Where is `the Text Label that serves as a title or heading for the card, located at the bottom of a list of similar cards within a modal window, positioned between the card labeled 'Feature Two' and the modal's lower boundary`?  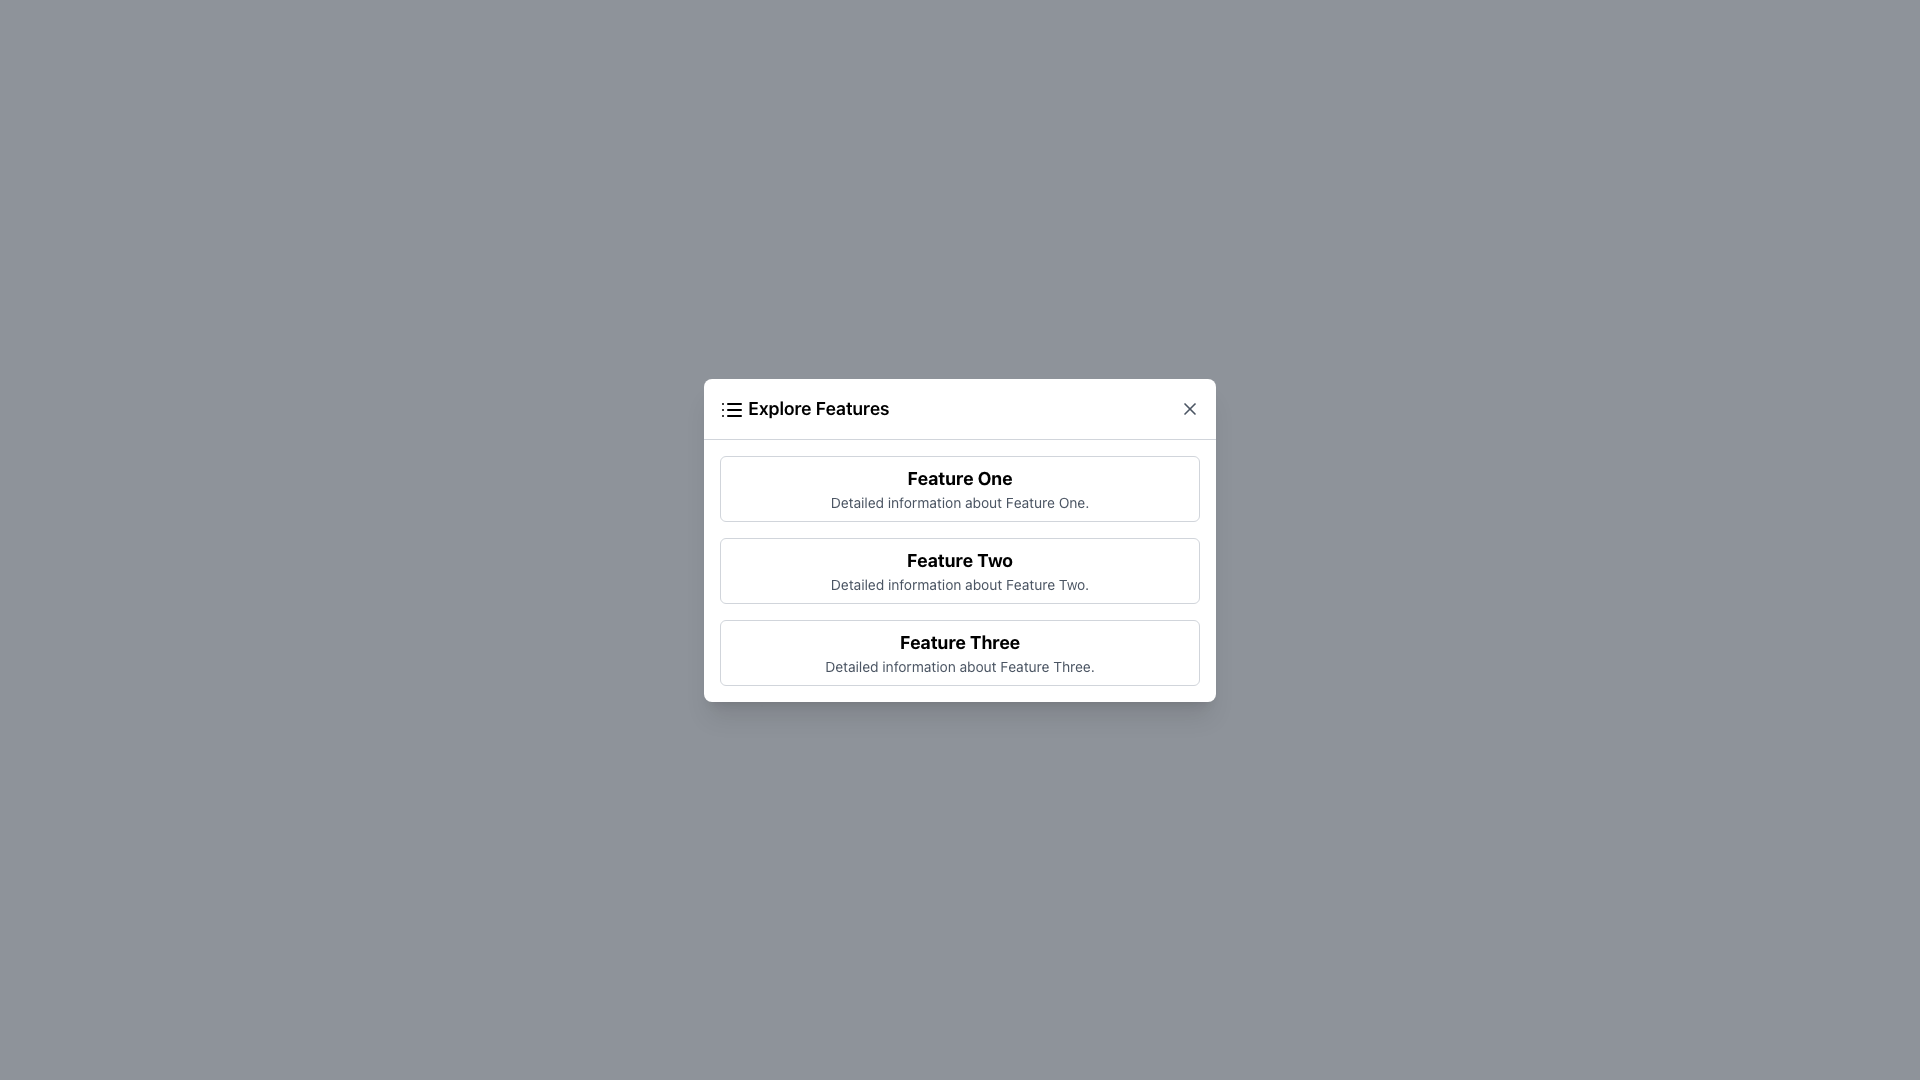
the Text Label that serves as a title or heading for the card, located at the bottom of a list of similar cards within a modal window, positioned between the card labeled 'Feature Two' and the modal's lower boundary is located at coordinates (960, 642).